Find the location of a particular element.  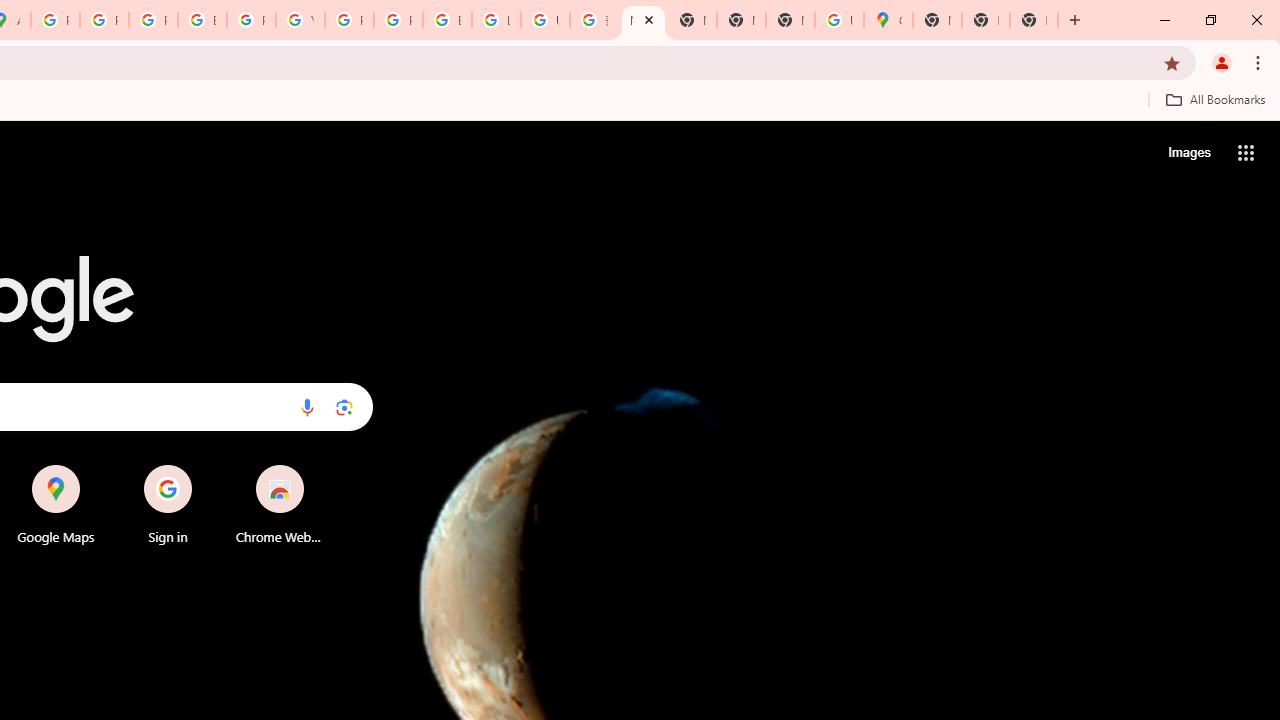

'Policy Accountability and Transparency - Transparency Center' is located at coordinates (55, 20).